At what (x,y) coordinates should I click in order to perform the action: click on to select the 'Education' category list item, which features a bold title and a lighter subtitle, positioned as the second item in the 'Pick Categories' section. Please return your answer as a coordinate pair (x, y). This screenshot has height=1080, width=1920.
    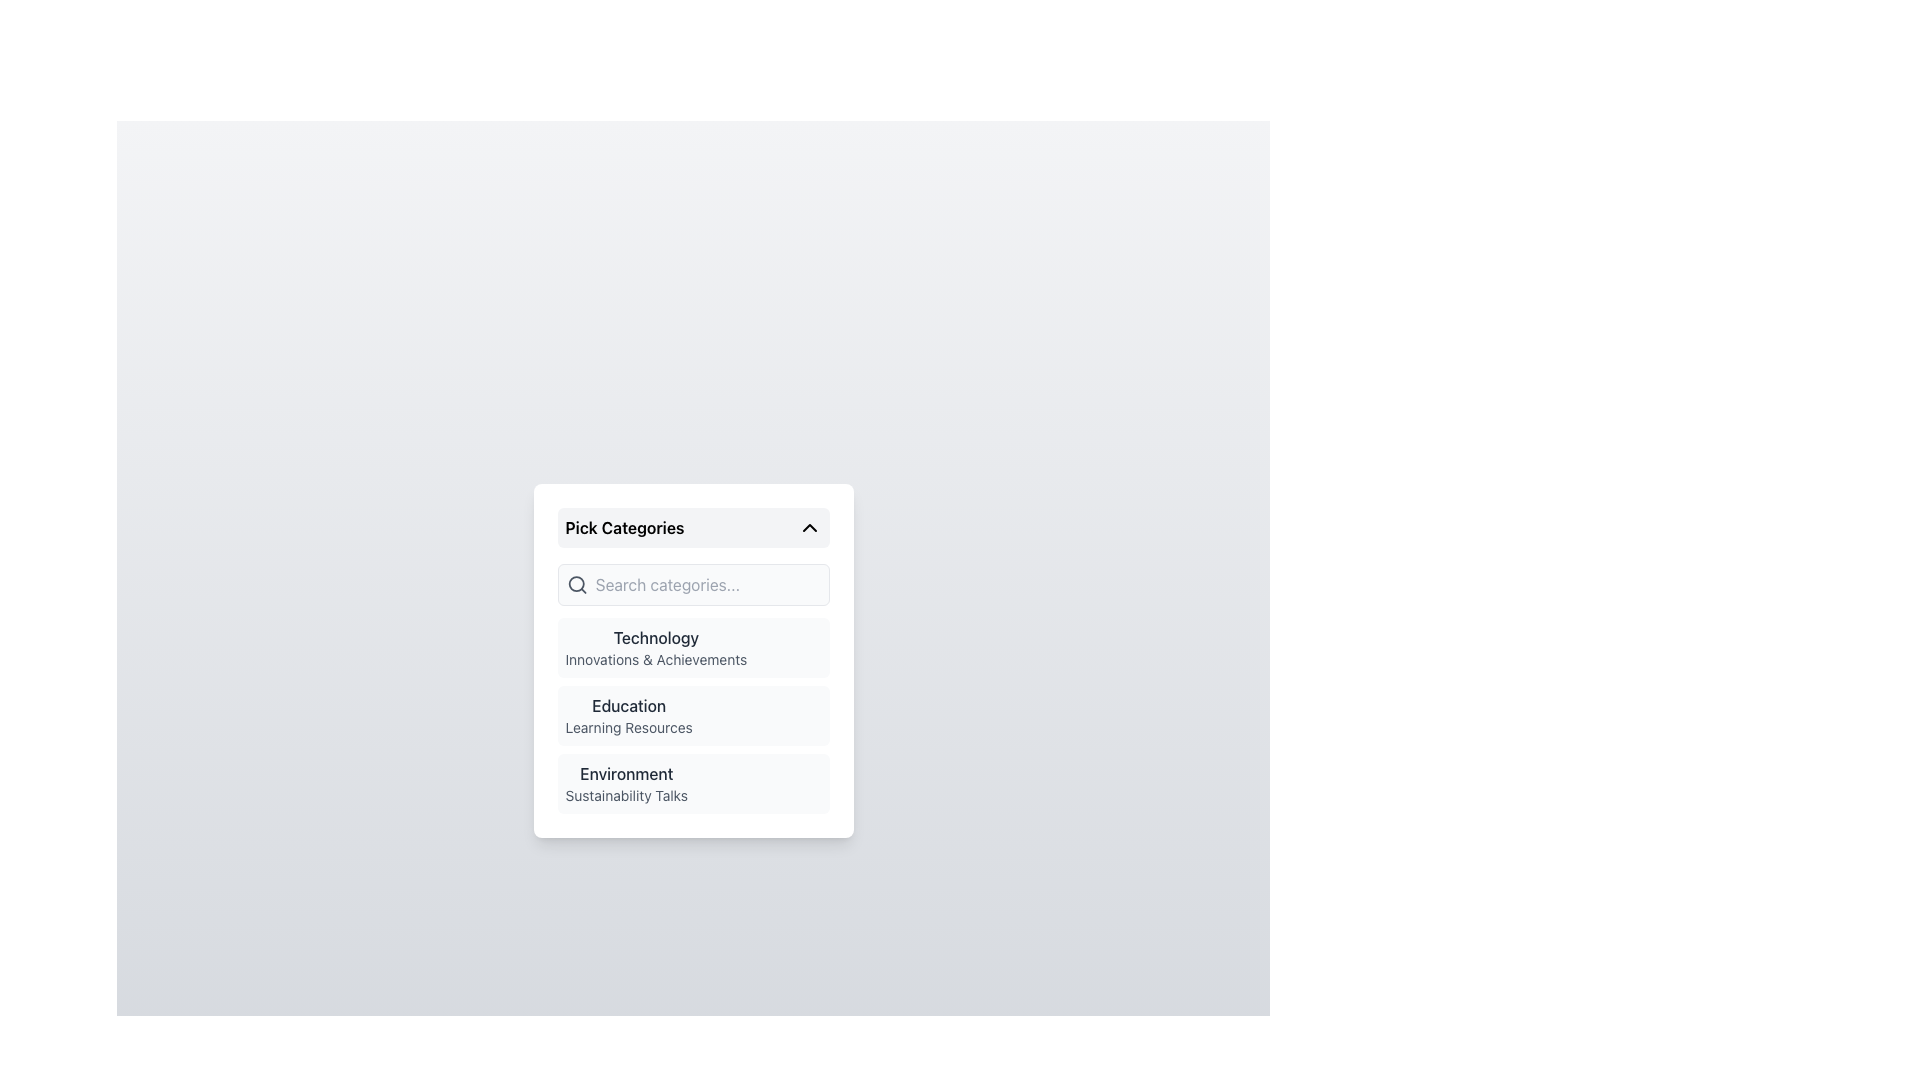
    Looking at the image, I should click on (693, 715).